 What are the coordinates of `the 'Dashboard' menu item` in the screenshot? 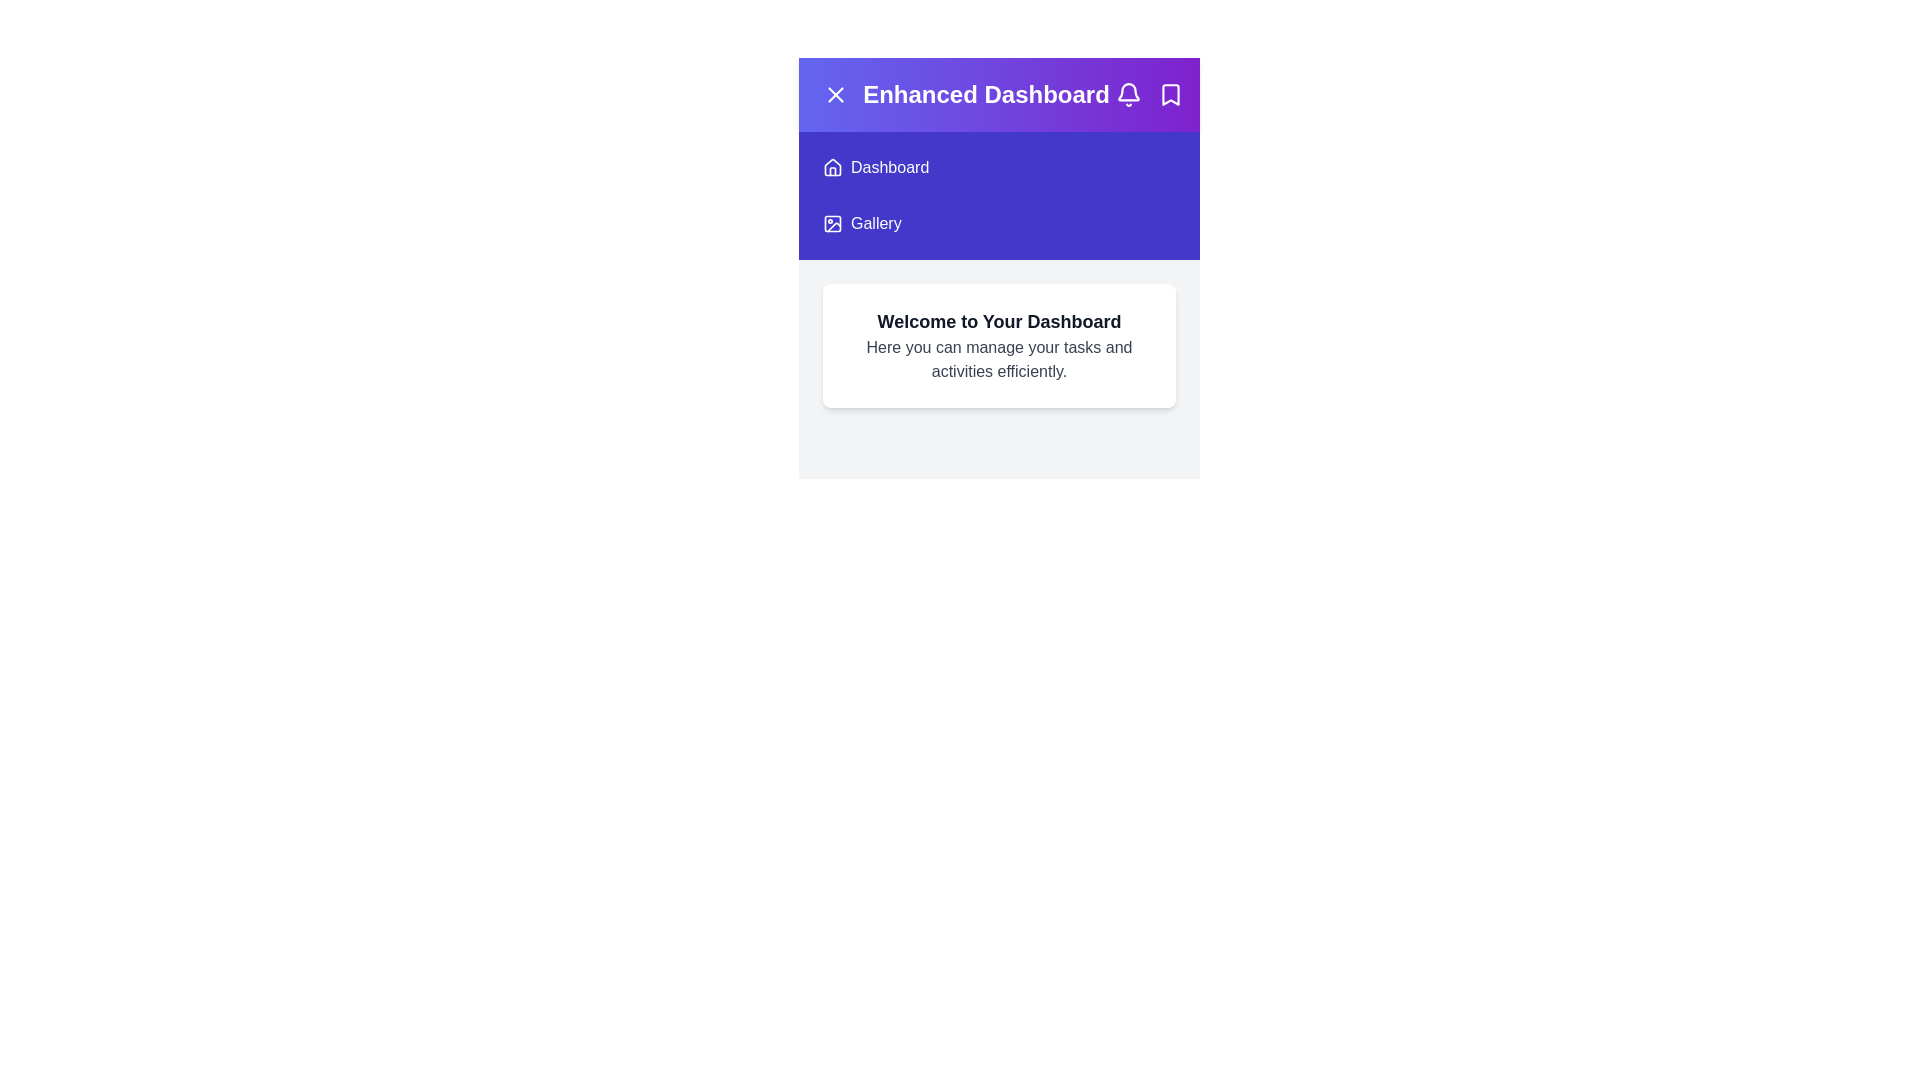 It's located at (888, 167).